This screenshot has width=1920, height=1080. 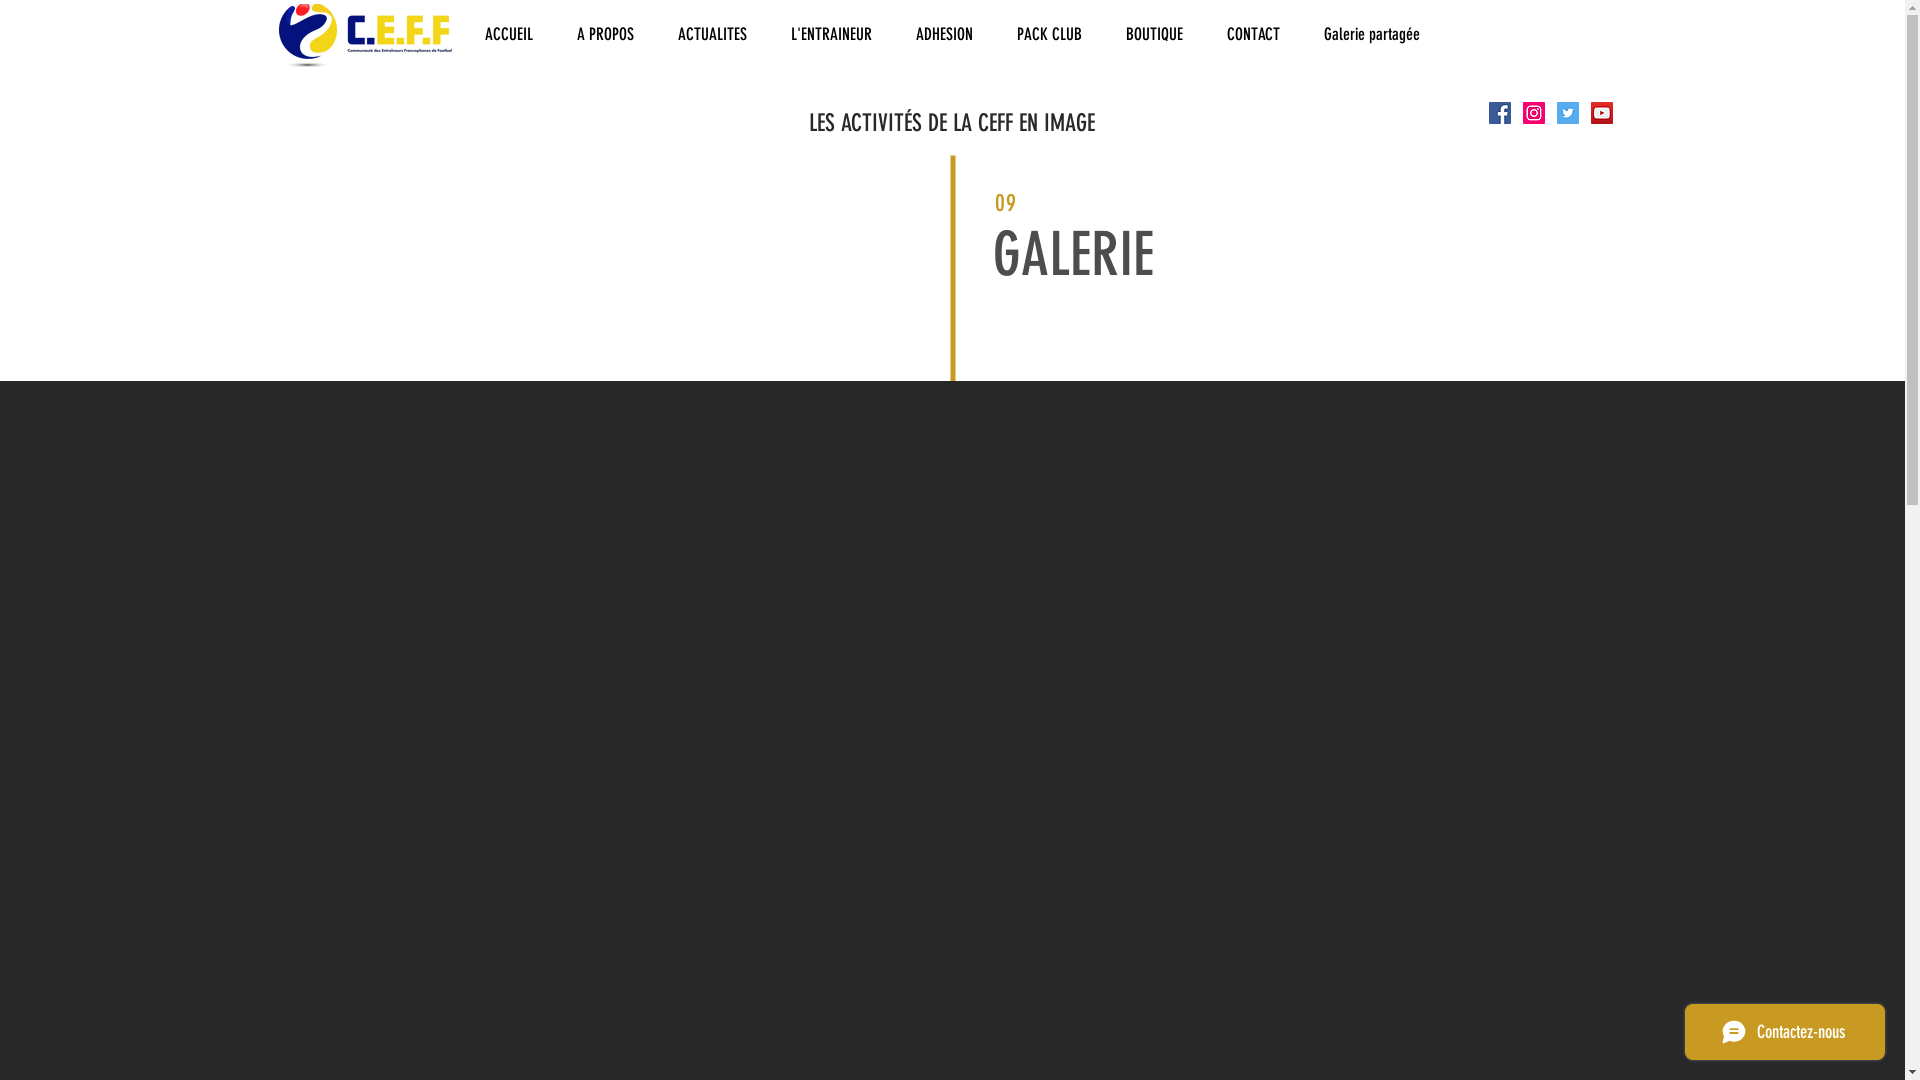 What do you see at coordinates (603, 34) in the screenshot?
I see `'A PROPOS'` at bounding box center [603, 34].